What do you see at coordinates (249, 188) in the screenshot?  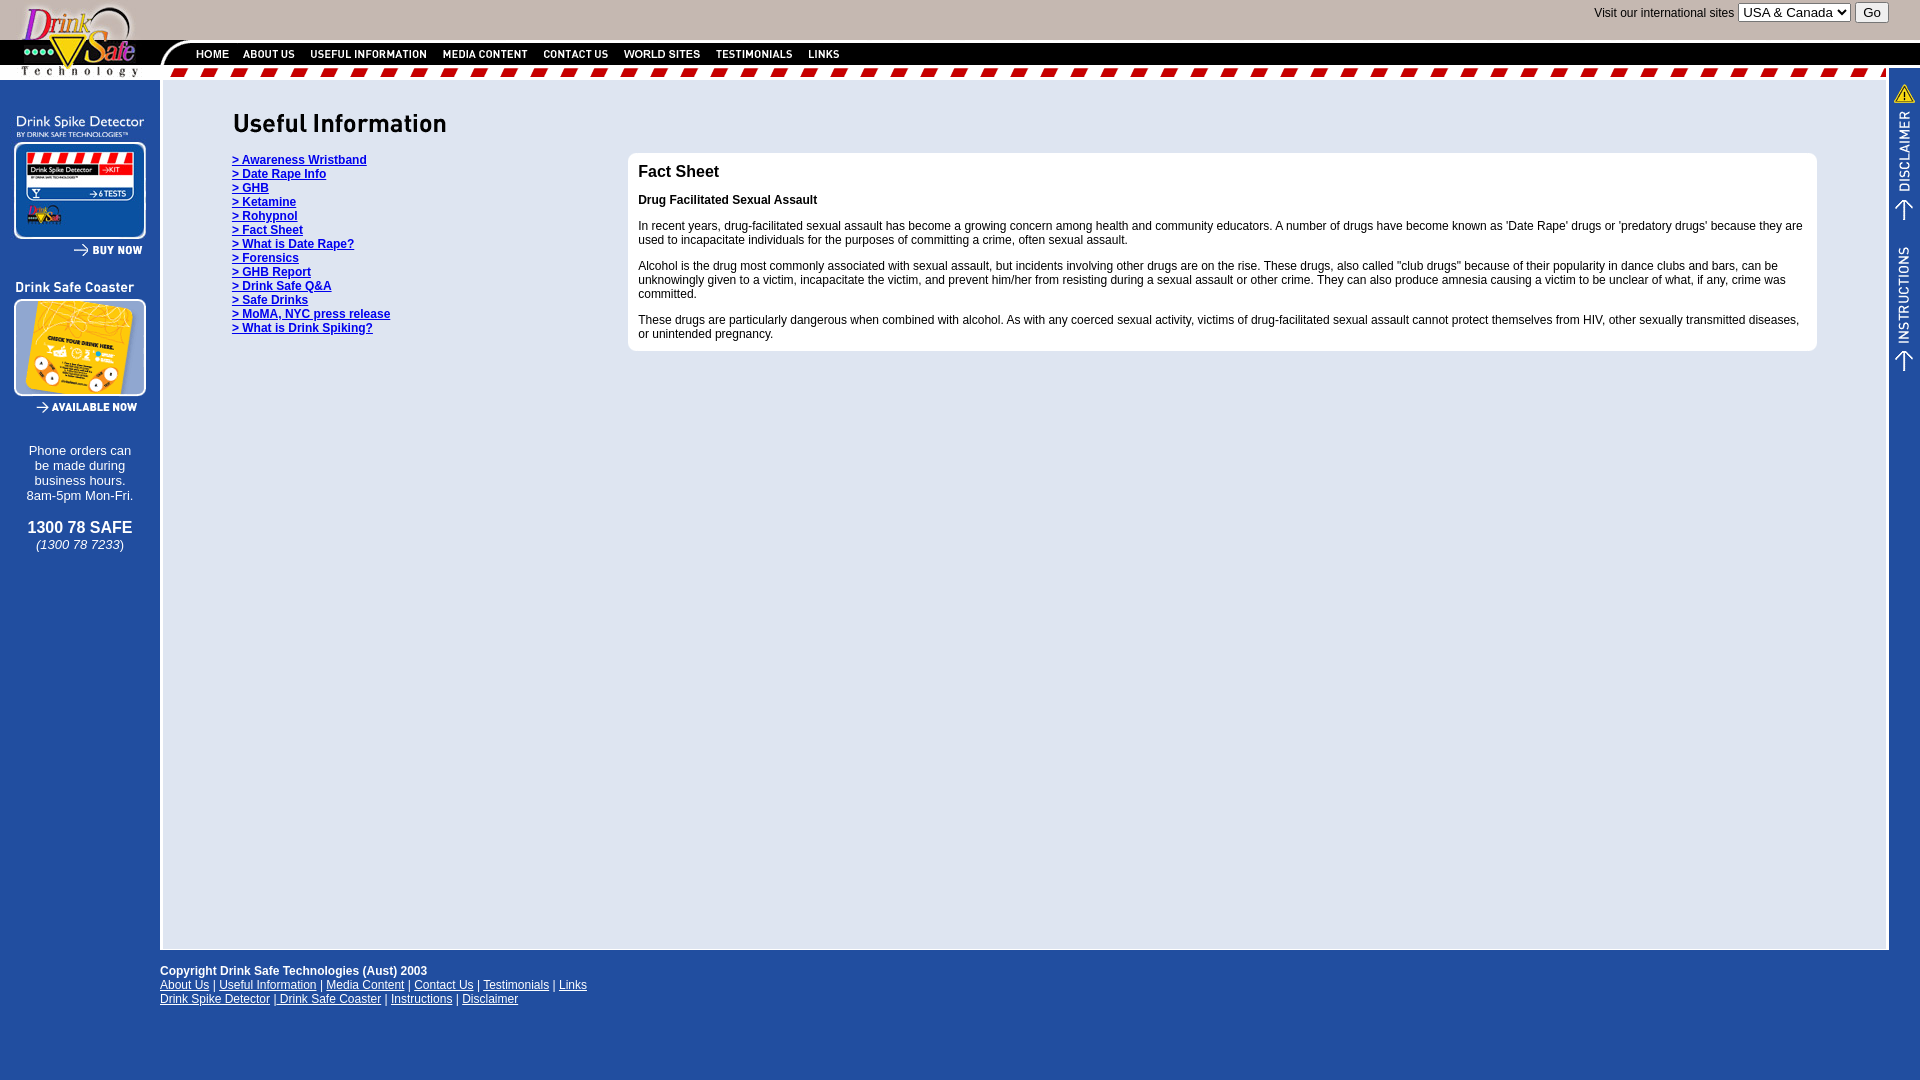 I see `'> GHB'` at bounding box center [249, 188].